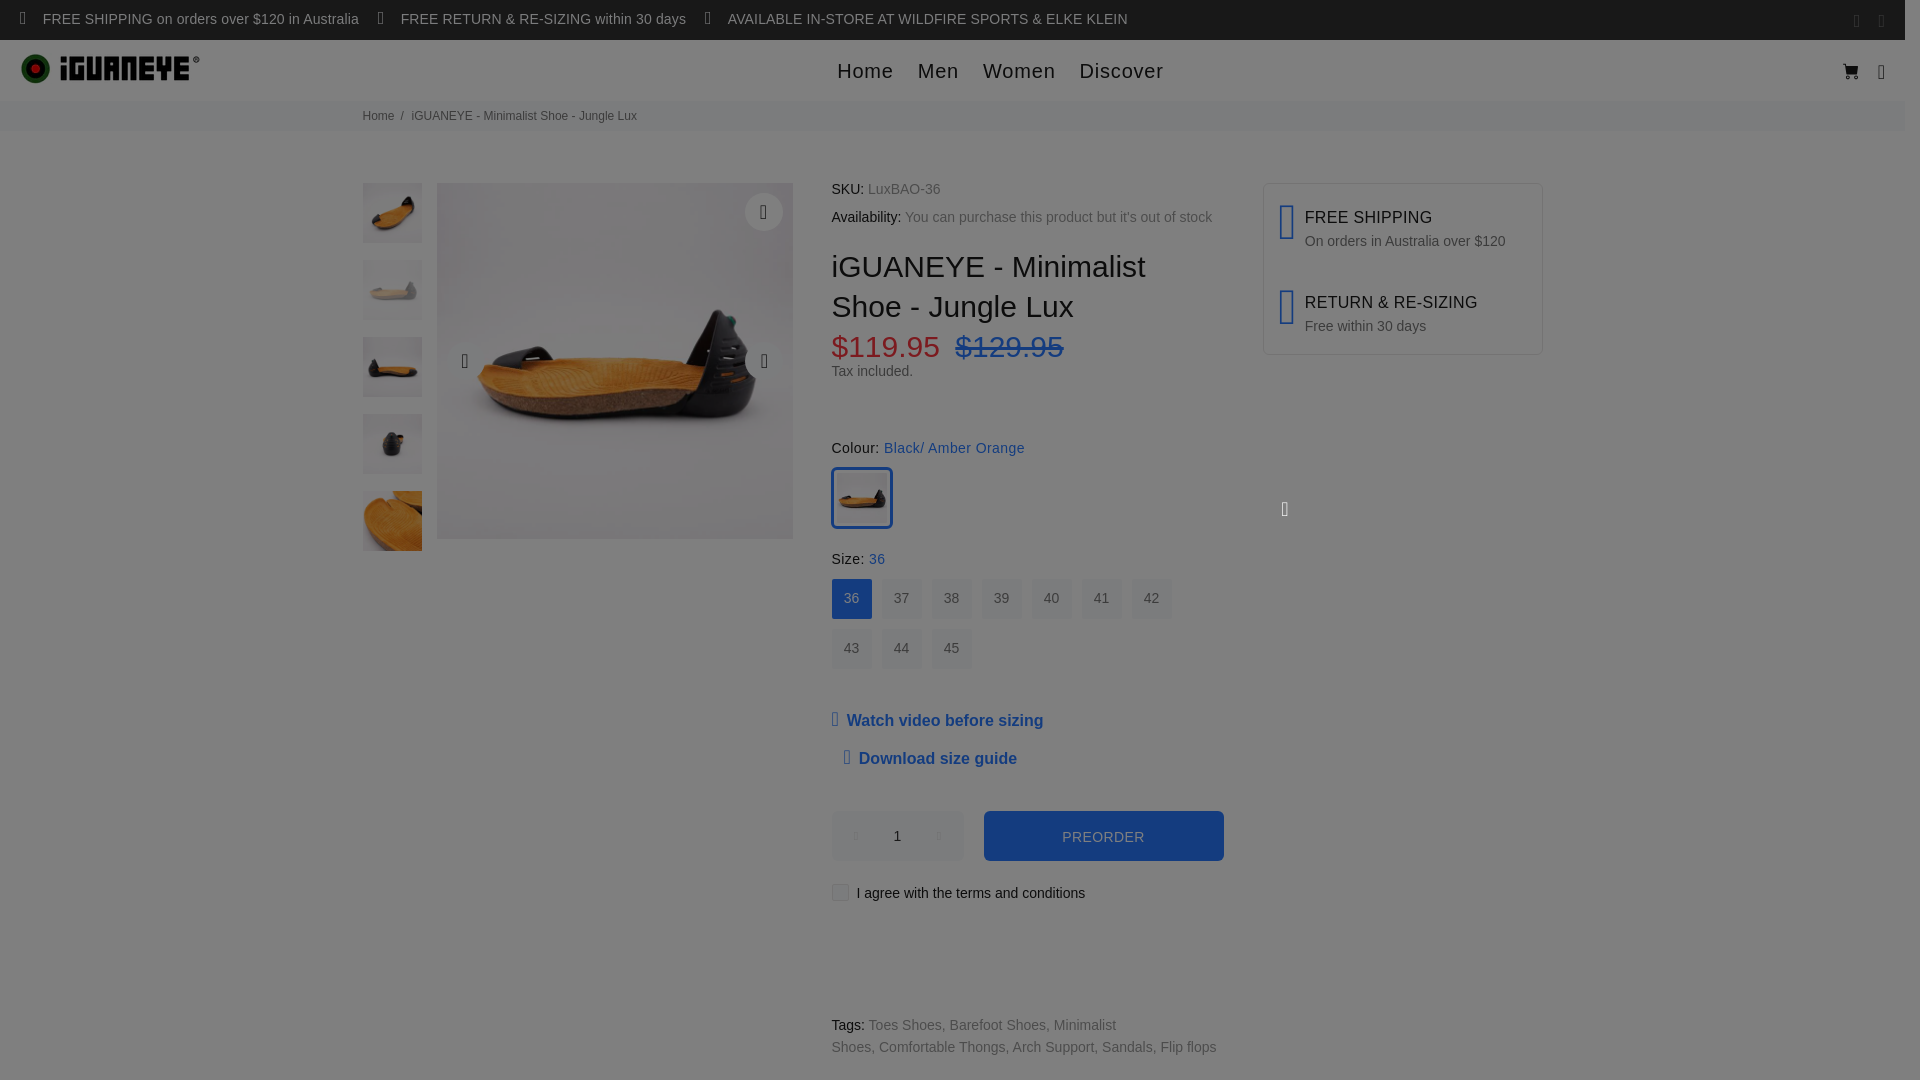 This screenshot has height=1080, width=1920. I want to click on 'Minimalist Shoes', so click(974, 1035).